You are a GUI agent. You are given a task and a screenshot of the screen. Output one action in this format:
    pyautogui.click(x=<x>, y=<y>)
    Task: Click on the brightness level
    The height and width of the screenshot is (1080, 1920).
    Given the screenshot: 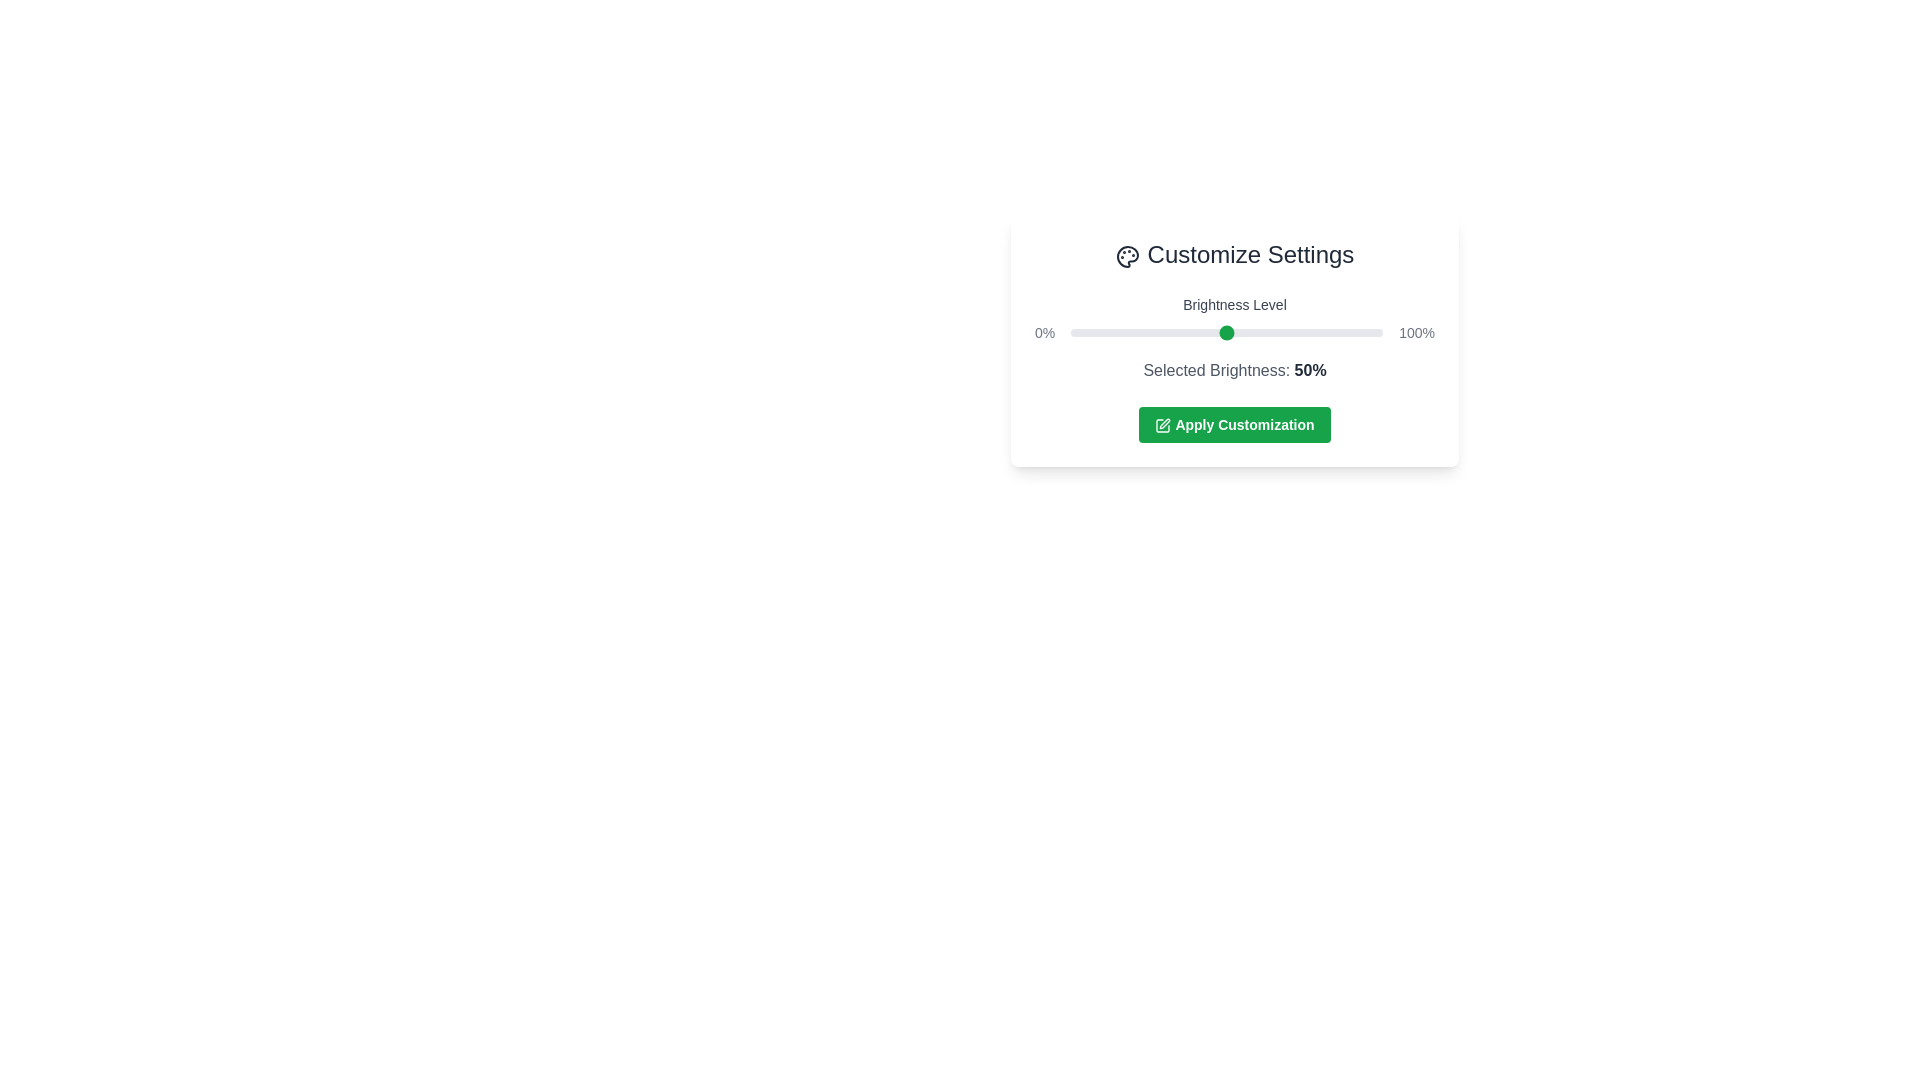 What is the action you would take?
    pyautogui.click(x=1360, y=331)
    